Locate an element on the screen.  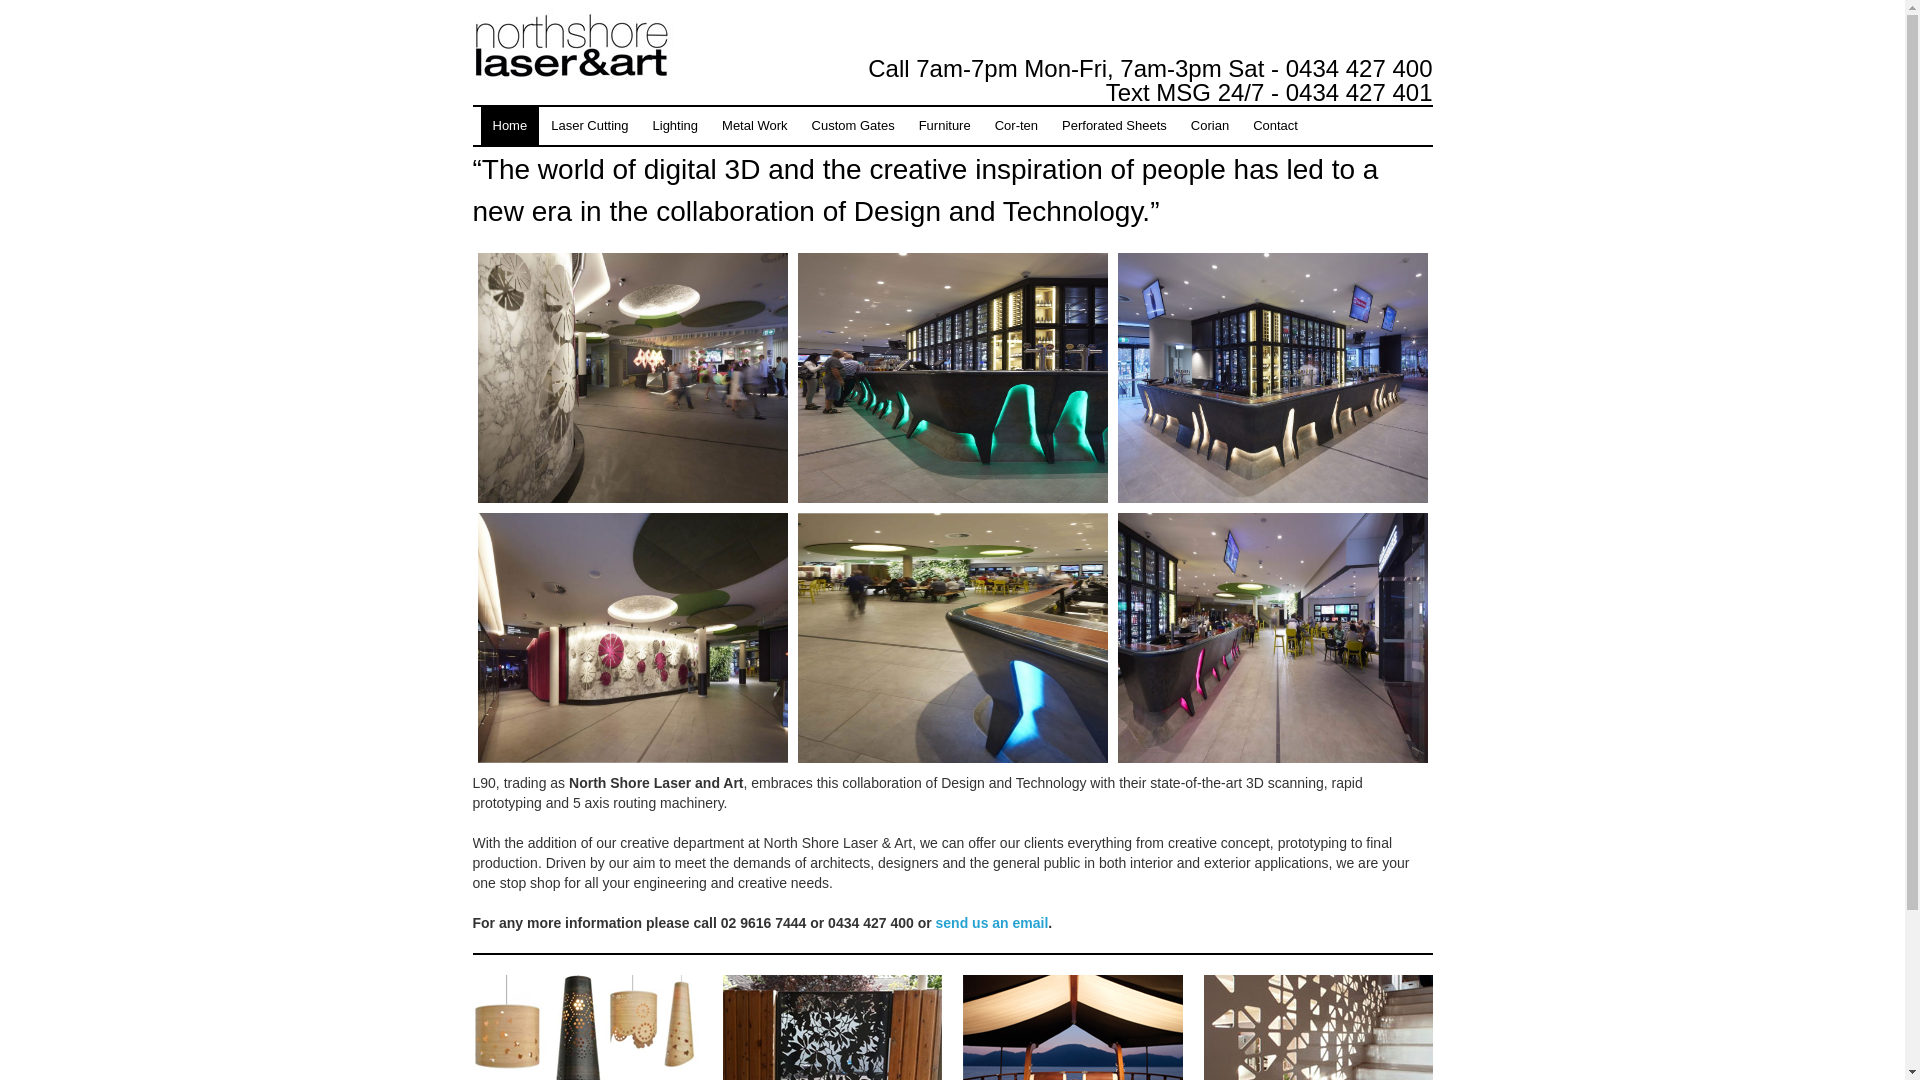
'Corian' is located at coordinates (1208, 126).